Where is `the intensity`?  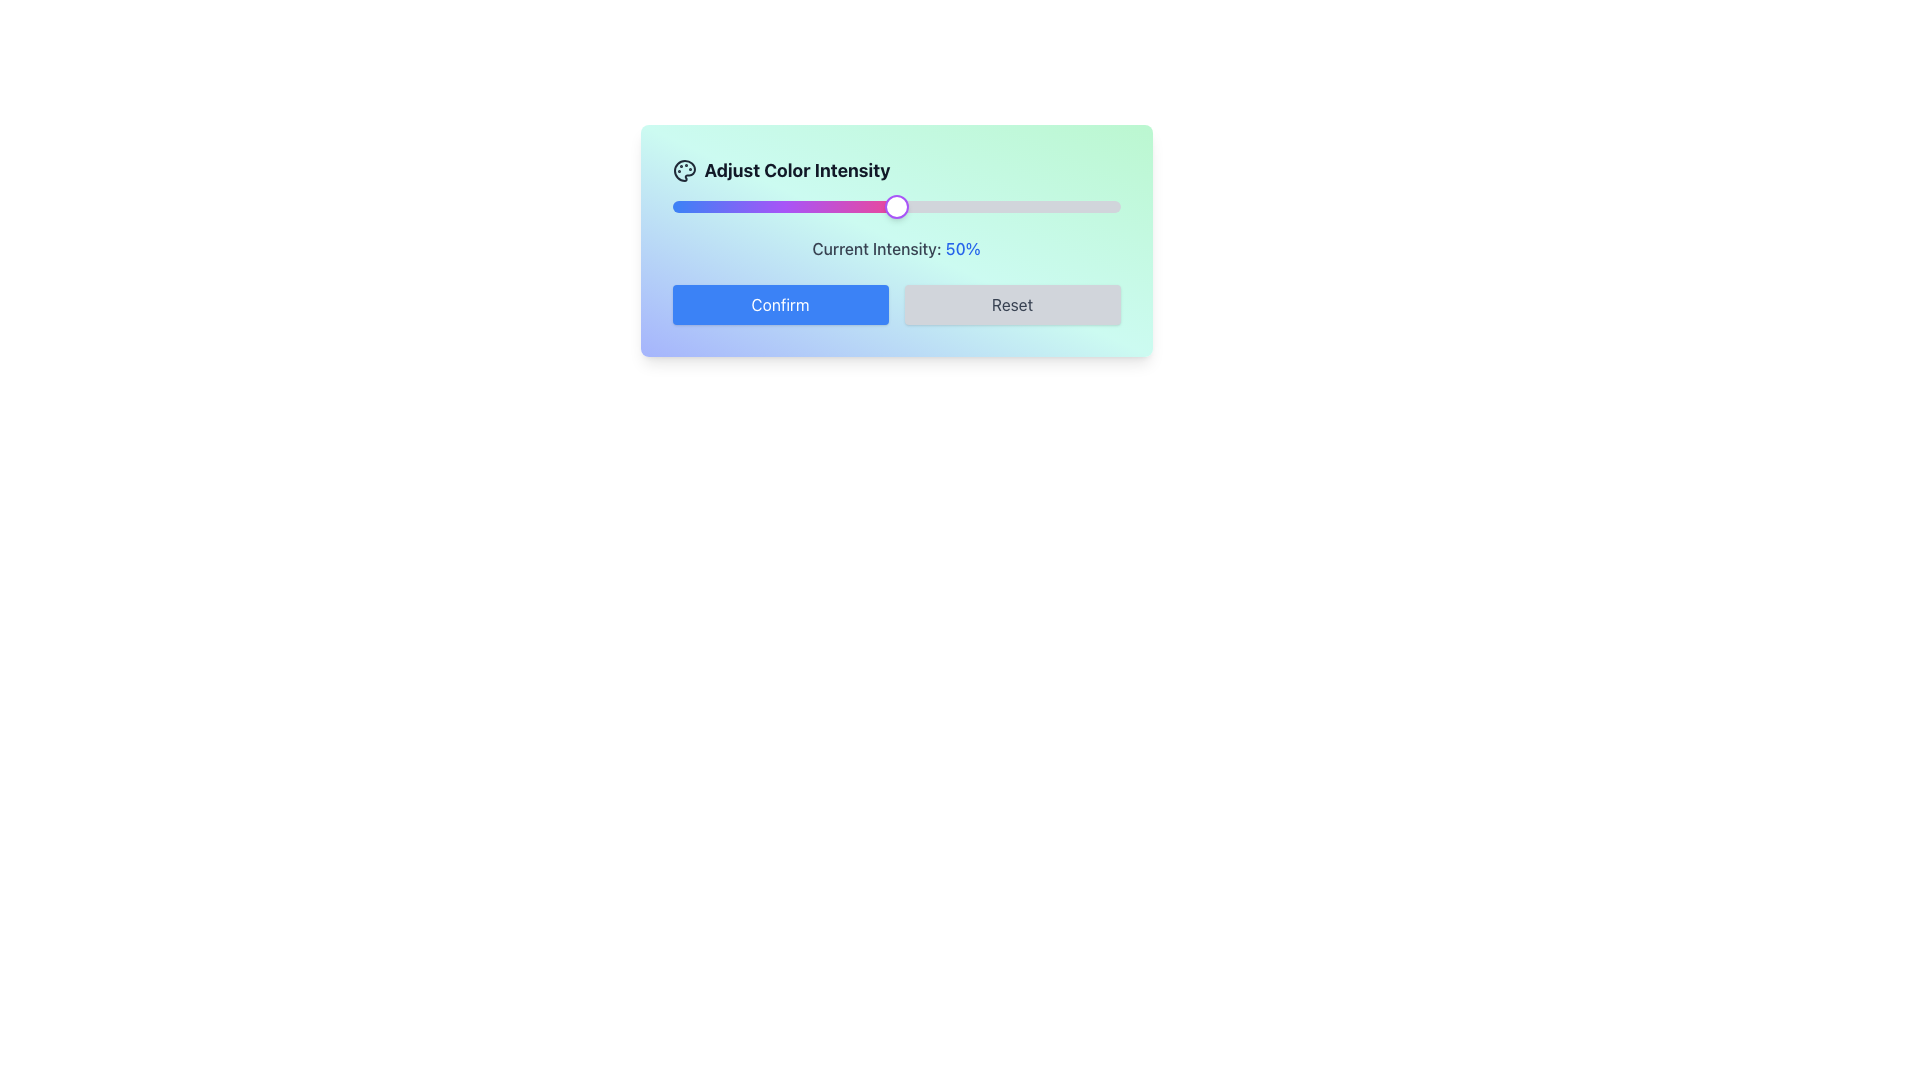 the intensity is located at coordinates (888, 207).